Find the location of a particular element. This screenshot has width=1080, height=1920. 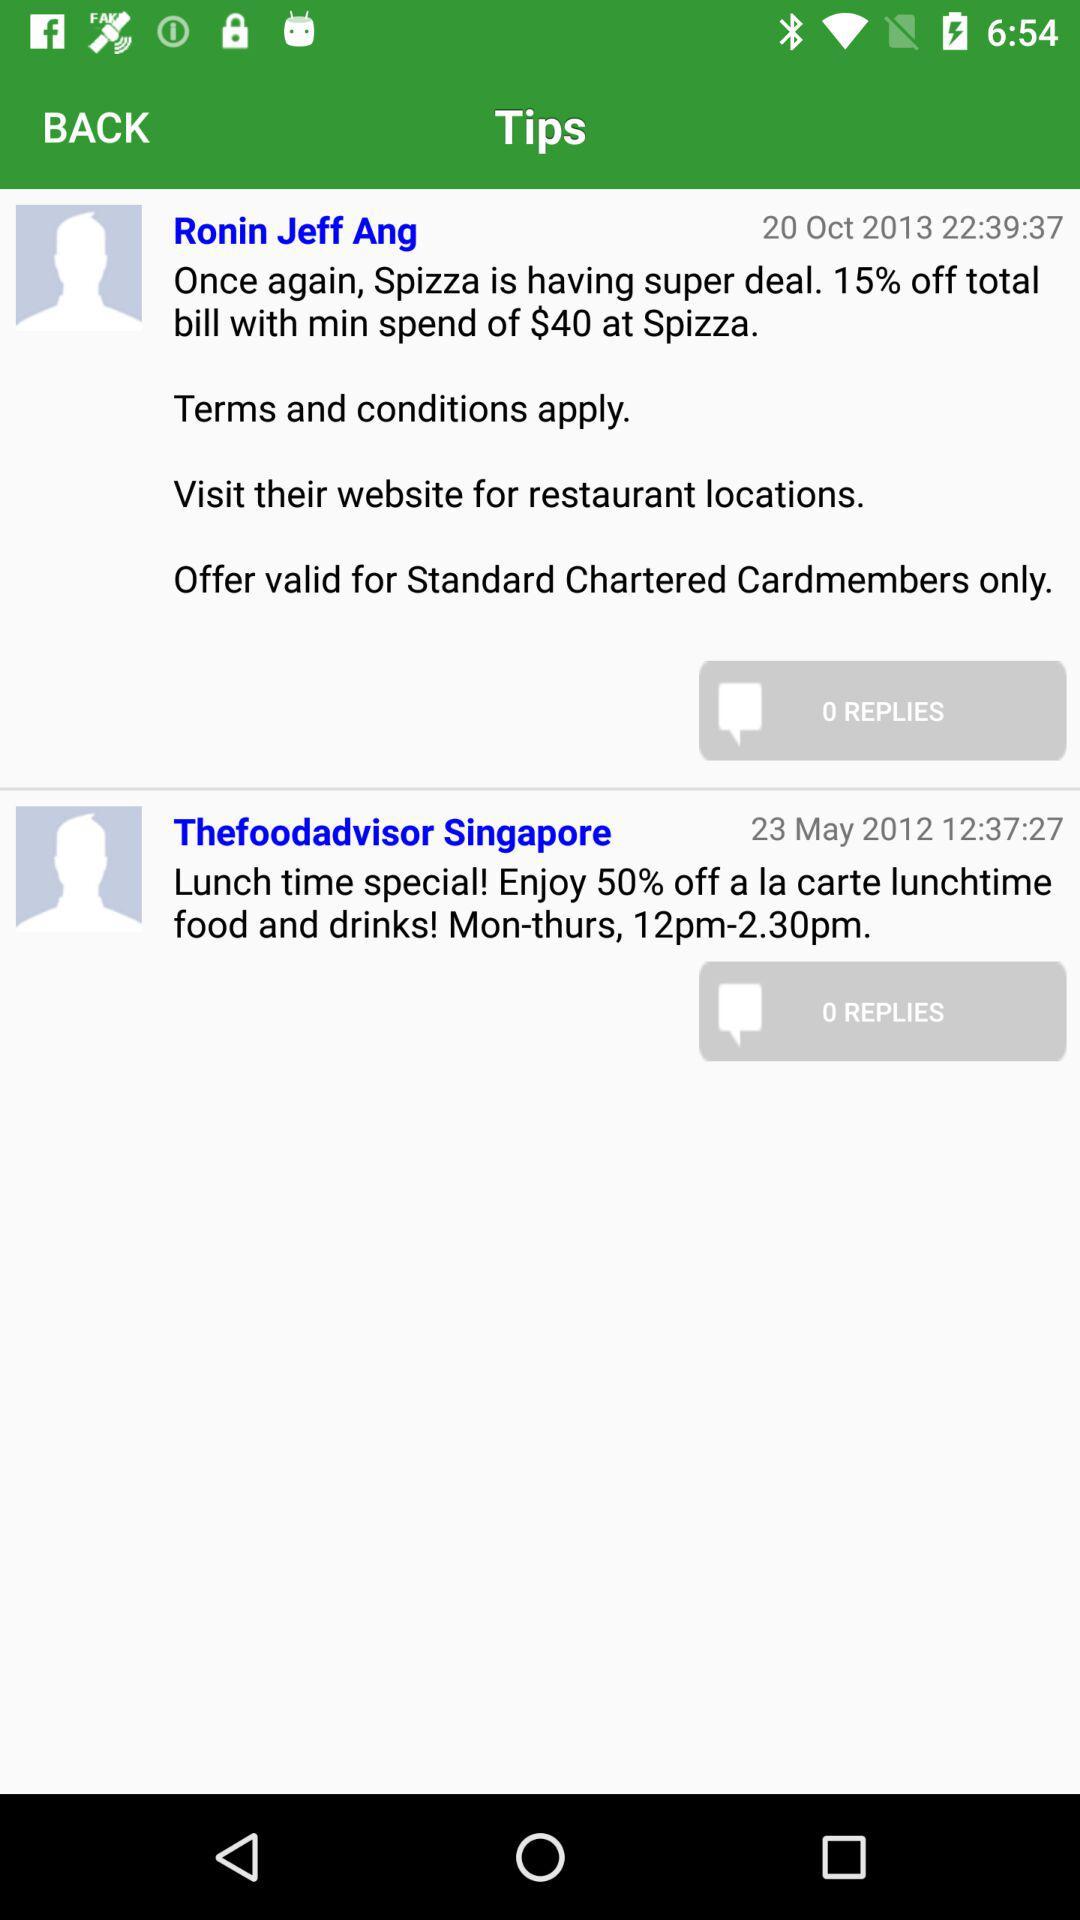

the icon above the 0 replies icon is located at coordinates (907, 827).